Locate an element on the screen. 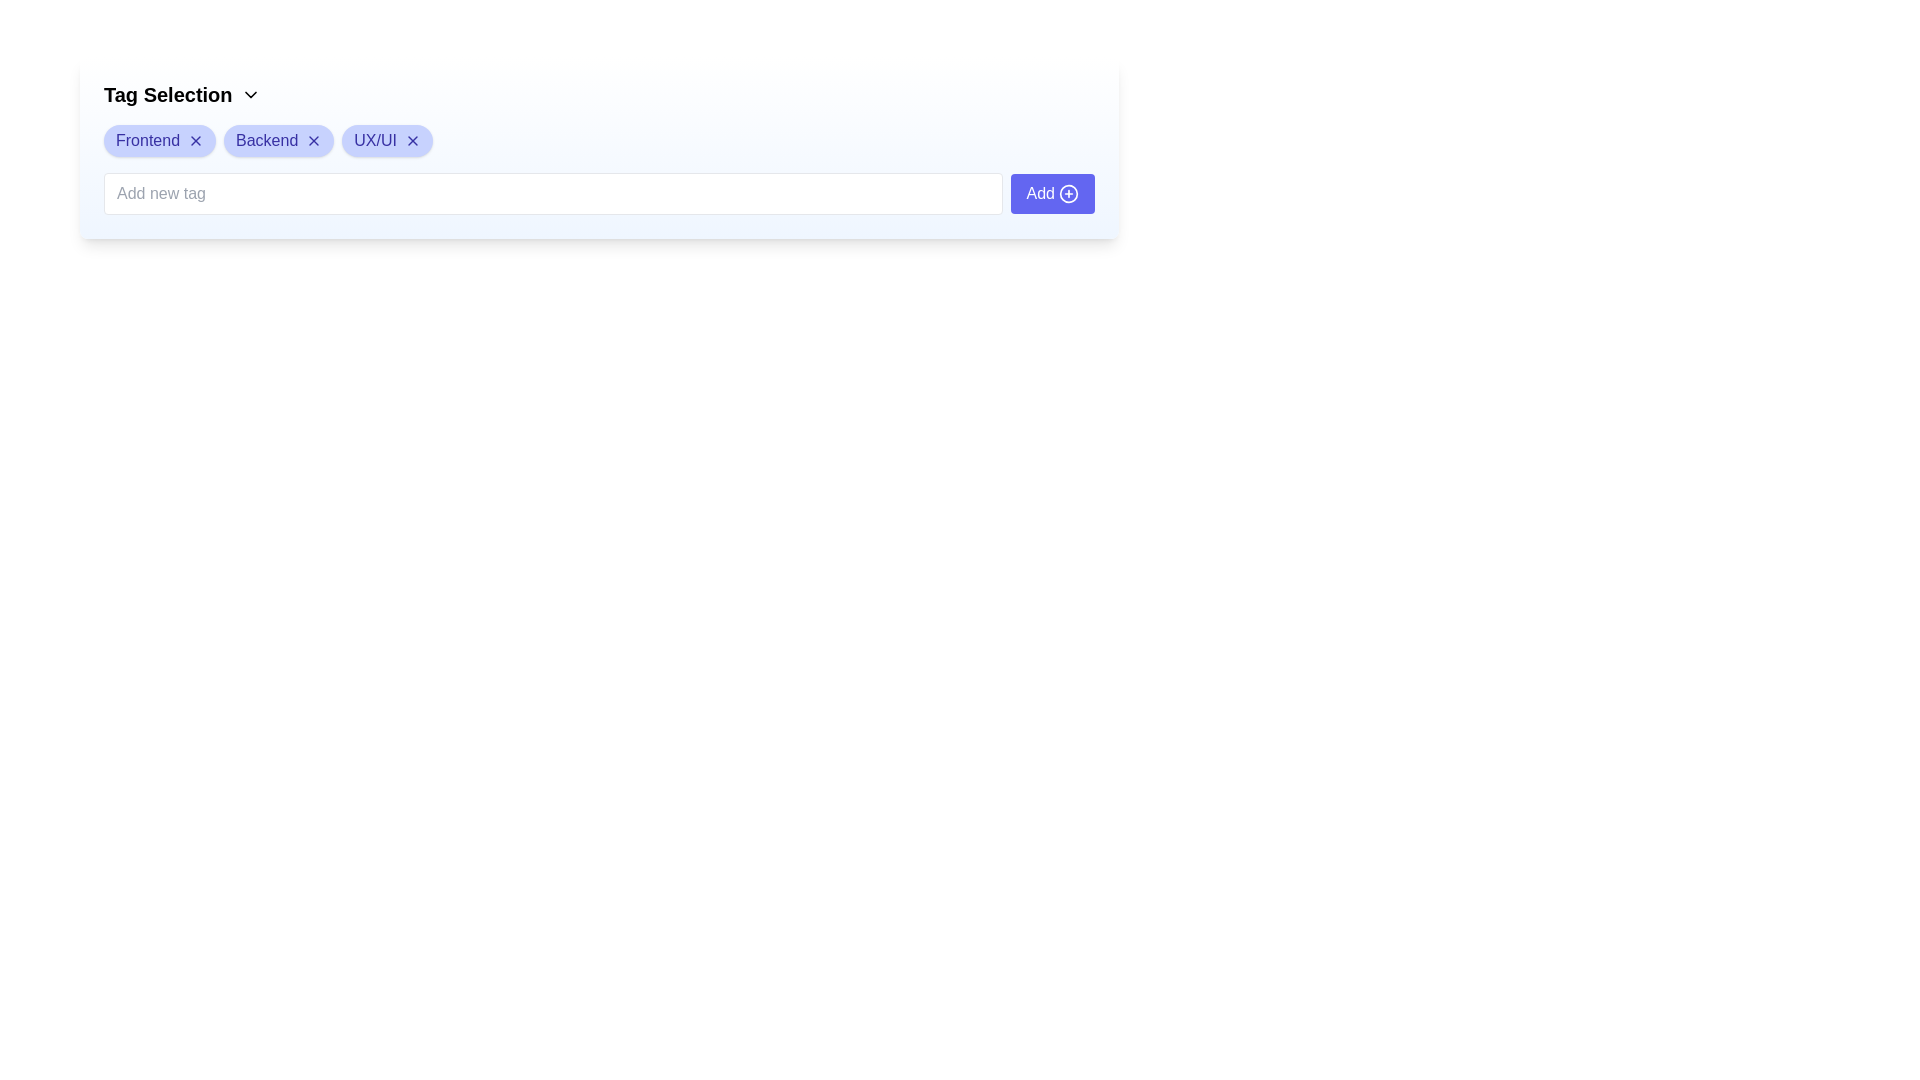 The image size is (1920, 1080). the 'Frontend' tag is located at coordinates (158, 140).